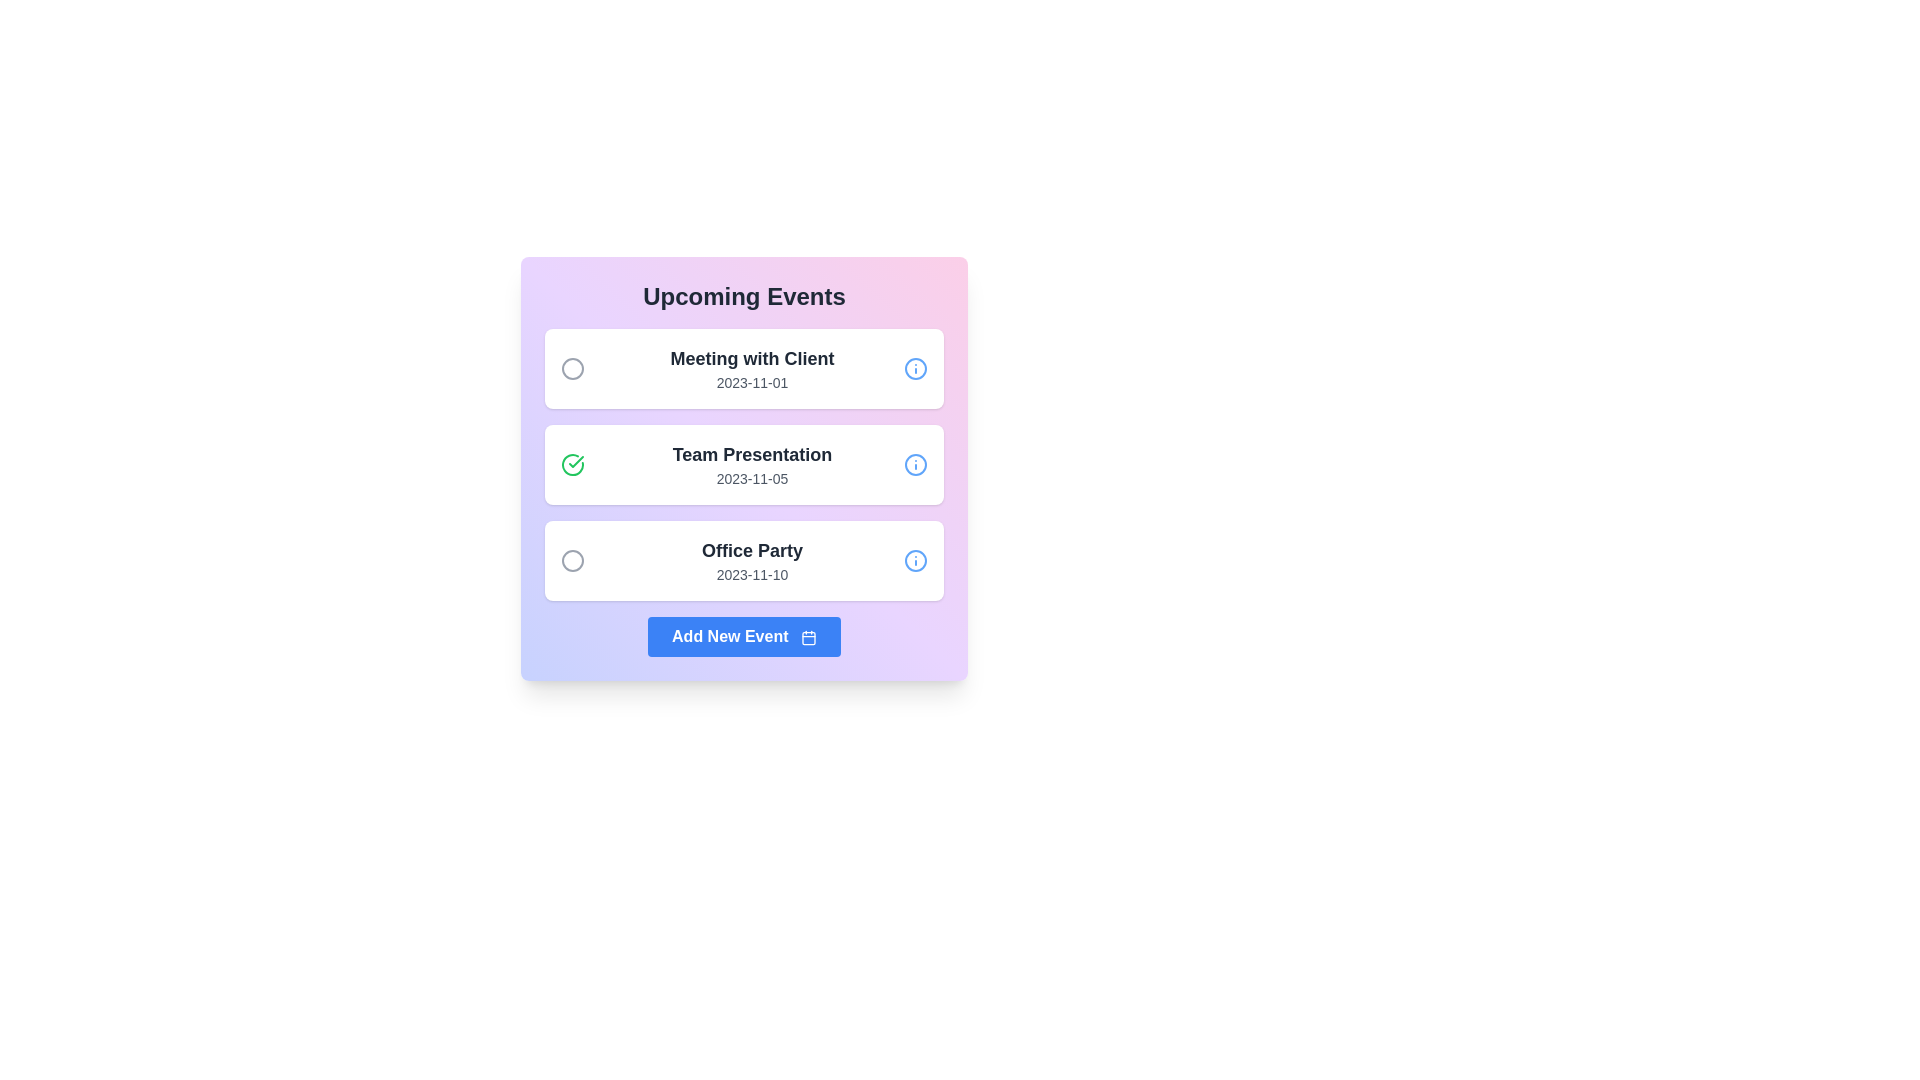  Describe the element at coordinates (571, 560) in the screenshot. I see `the circular toggle or selection indicator located to the far left of the 'Office Party' title in the Upcoming Events list` at that location.